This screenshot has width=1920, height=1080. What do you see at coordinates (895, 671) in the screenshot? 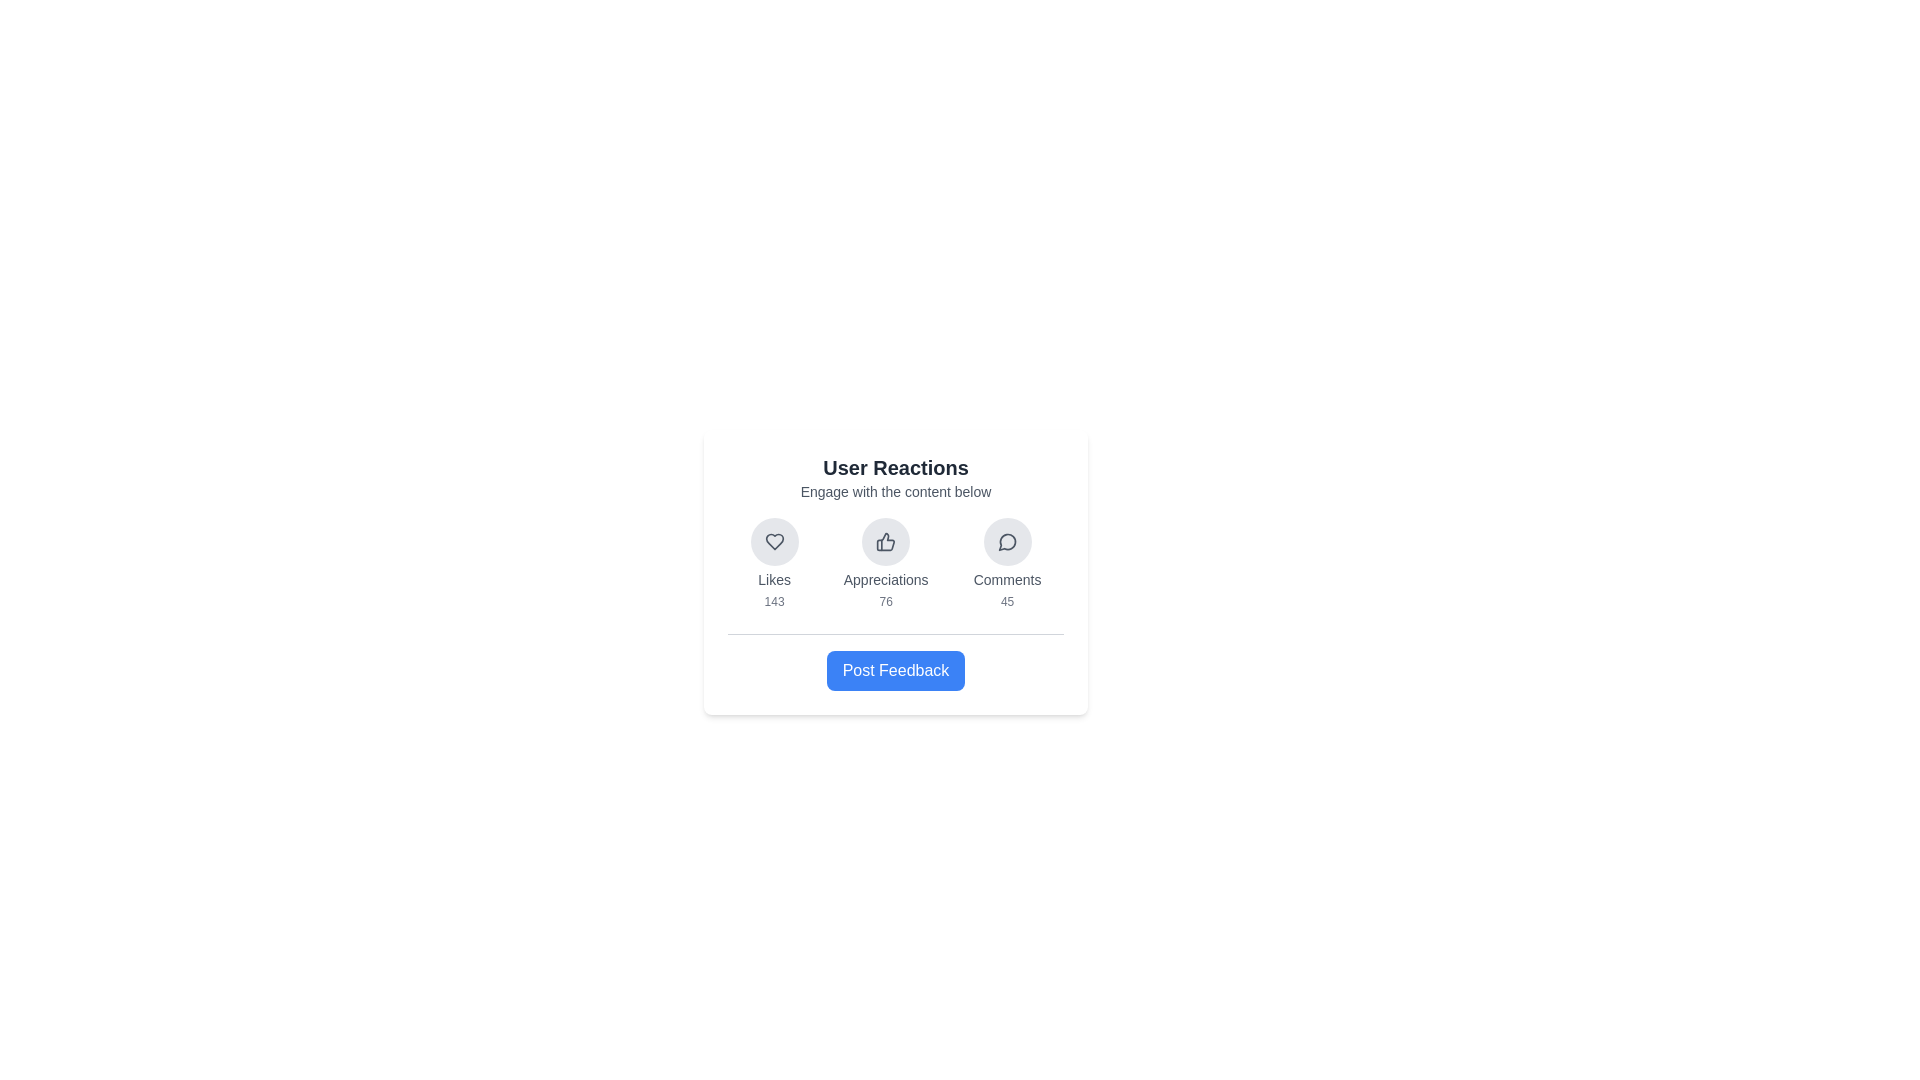
I see `the feedback submission button located at the bottom of the 'User Reactions' card to observe the hover effects` at bounding box center [895, 671].